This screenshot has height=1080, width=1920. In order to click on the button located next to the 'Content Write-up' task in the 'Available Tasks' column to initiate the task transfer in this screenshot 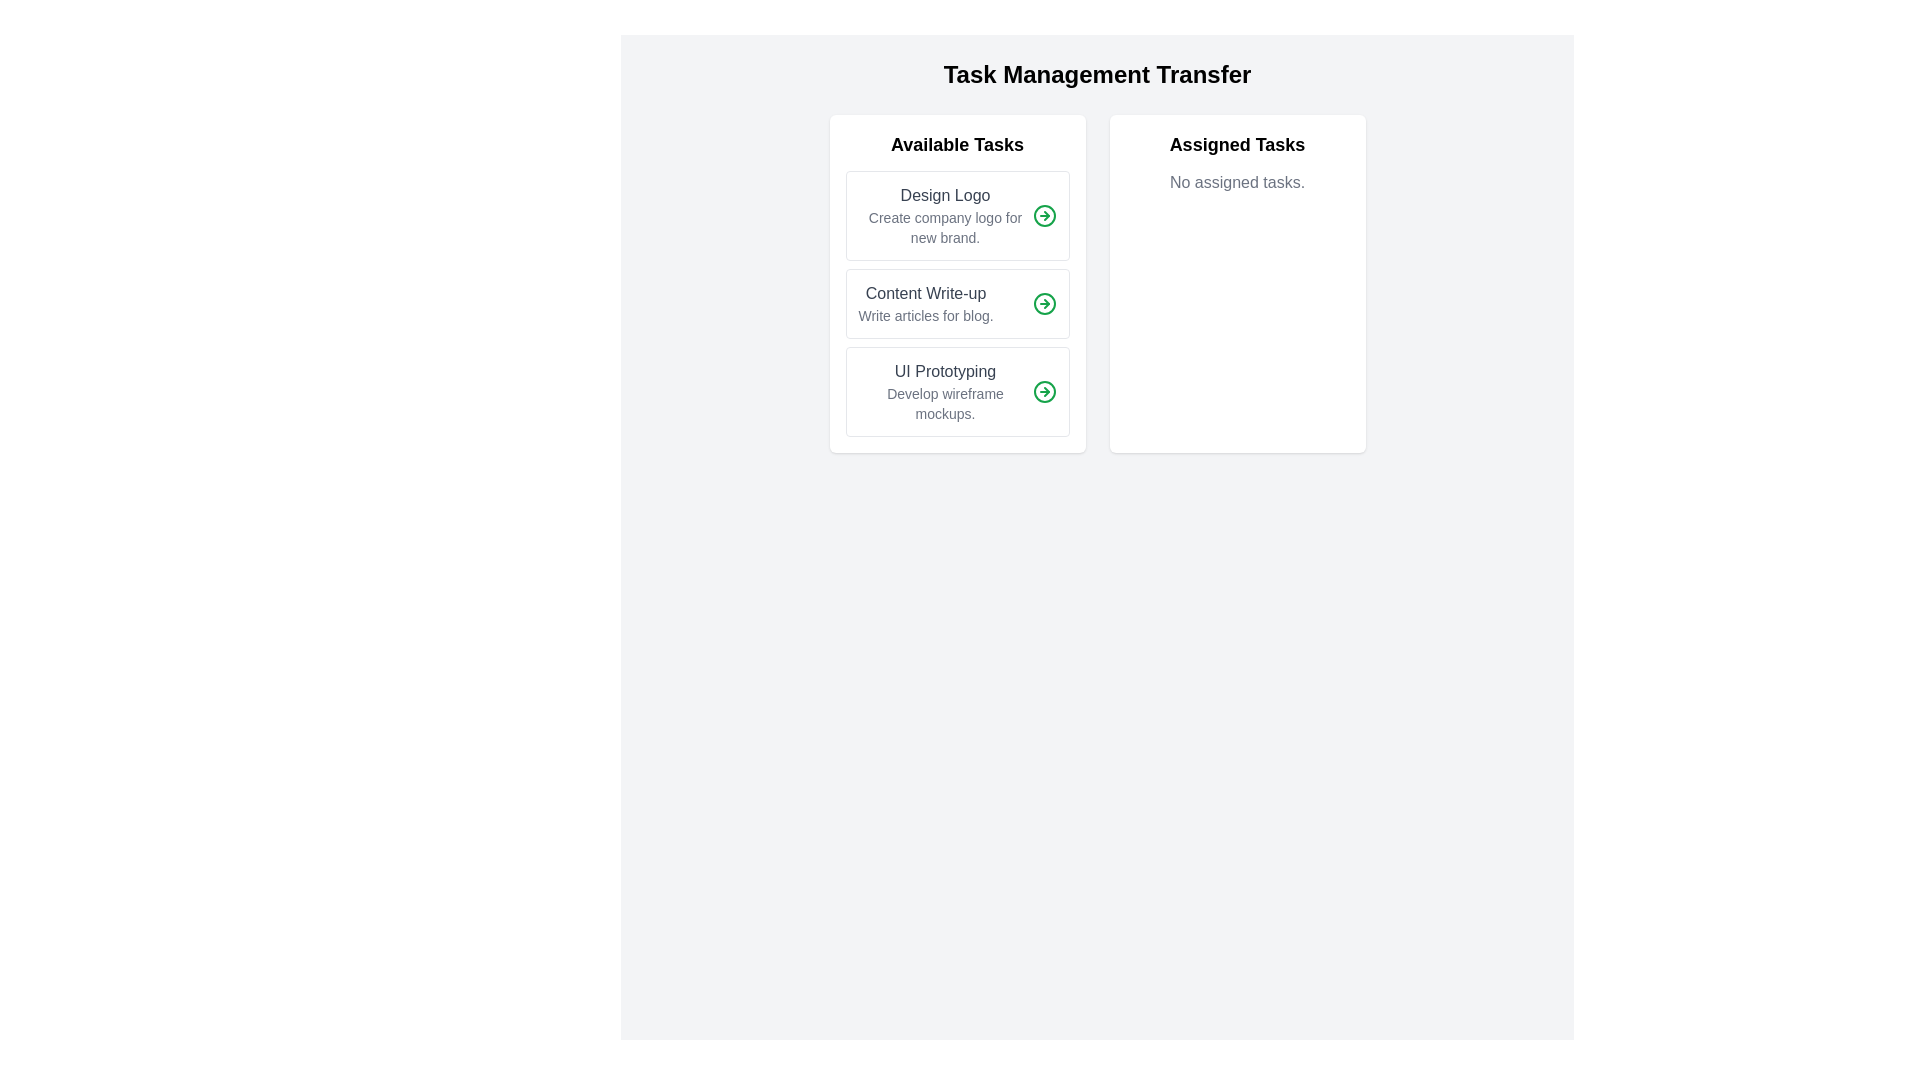, I will do `click(1043, 304)`.